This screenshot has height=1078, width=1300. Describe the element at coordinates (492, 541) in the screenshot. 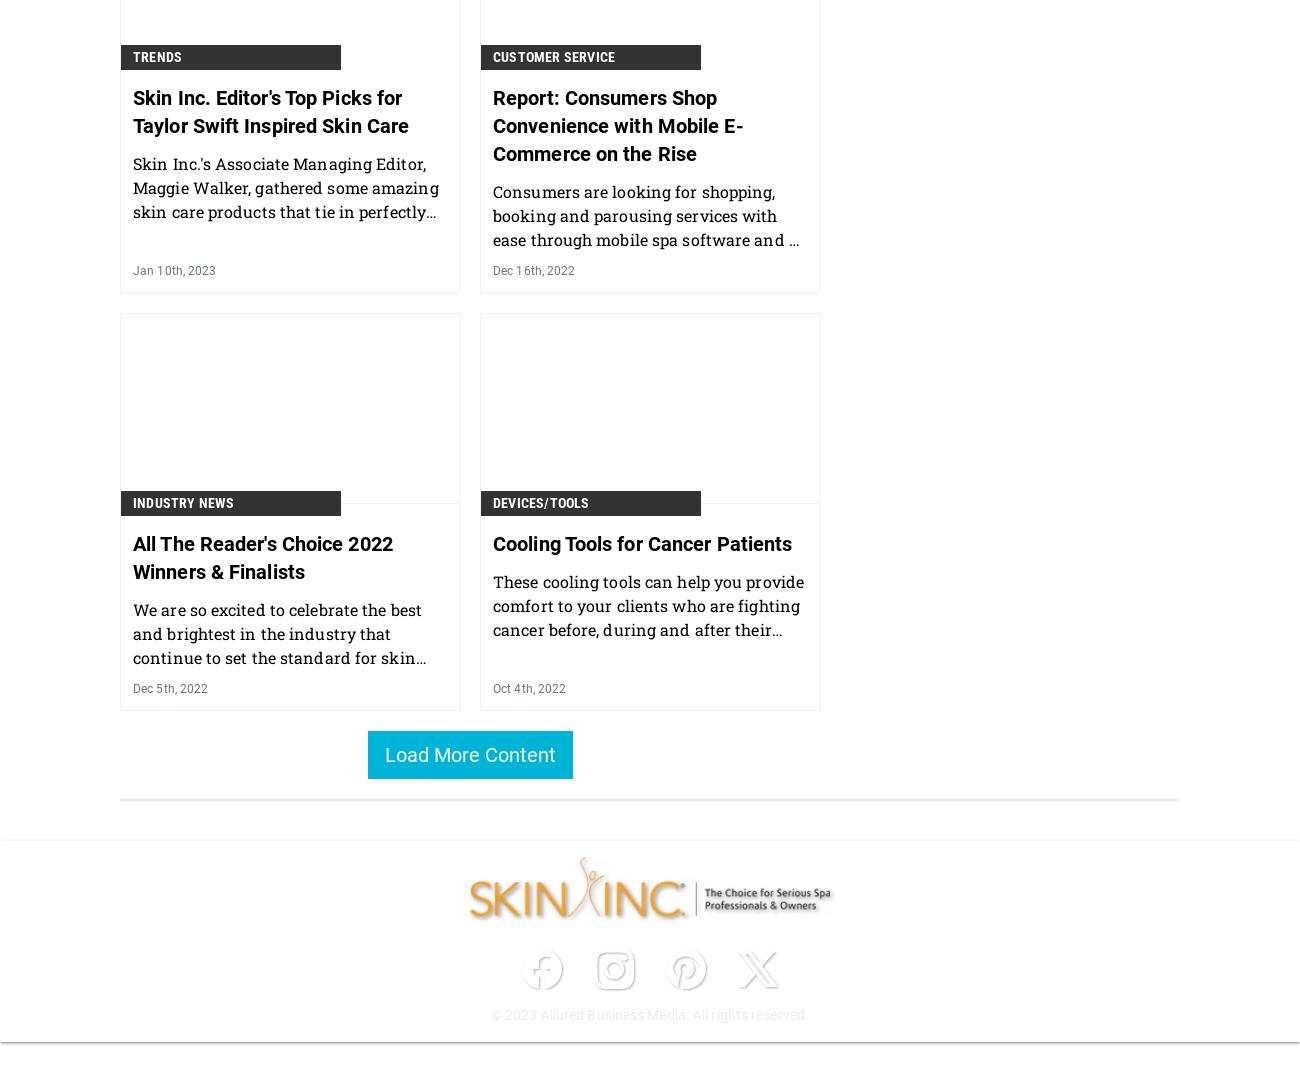

I see `'Cooling Tools for Cancer Patients'` at that location.